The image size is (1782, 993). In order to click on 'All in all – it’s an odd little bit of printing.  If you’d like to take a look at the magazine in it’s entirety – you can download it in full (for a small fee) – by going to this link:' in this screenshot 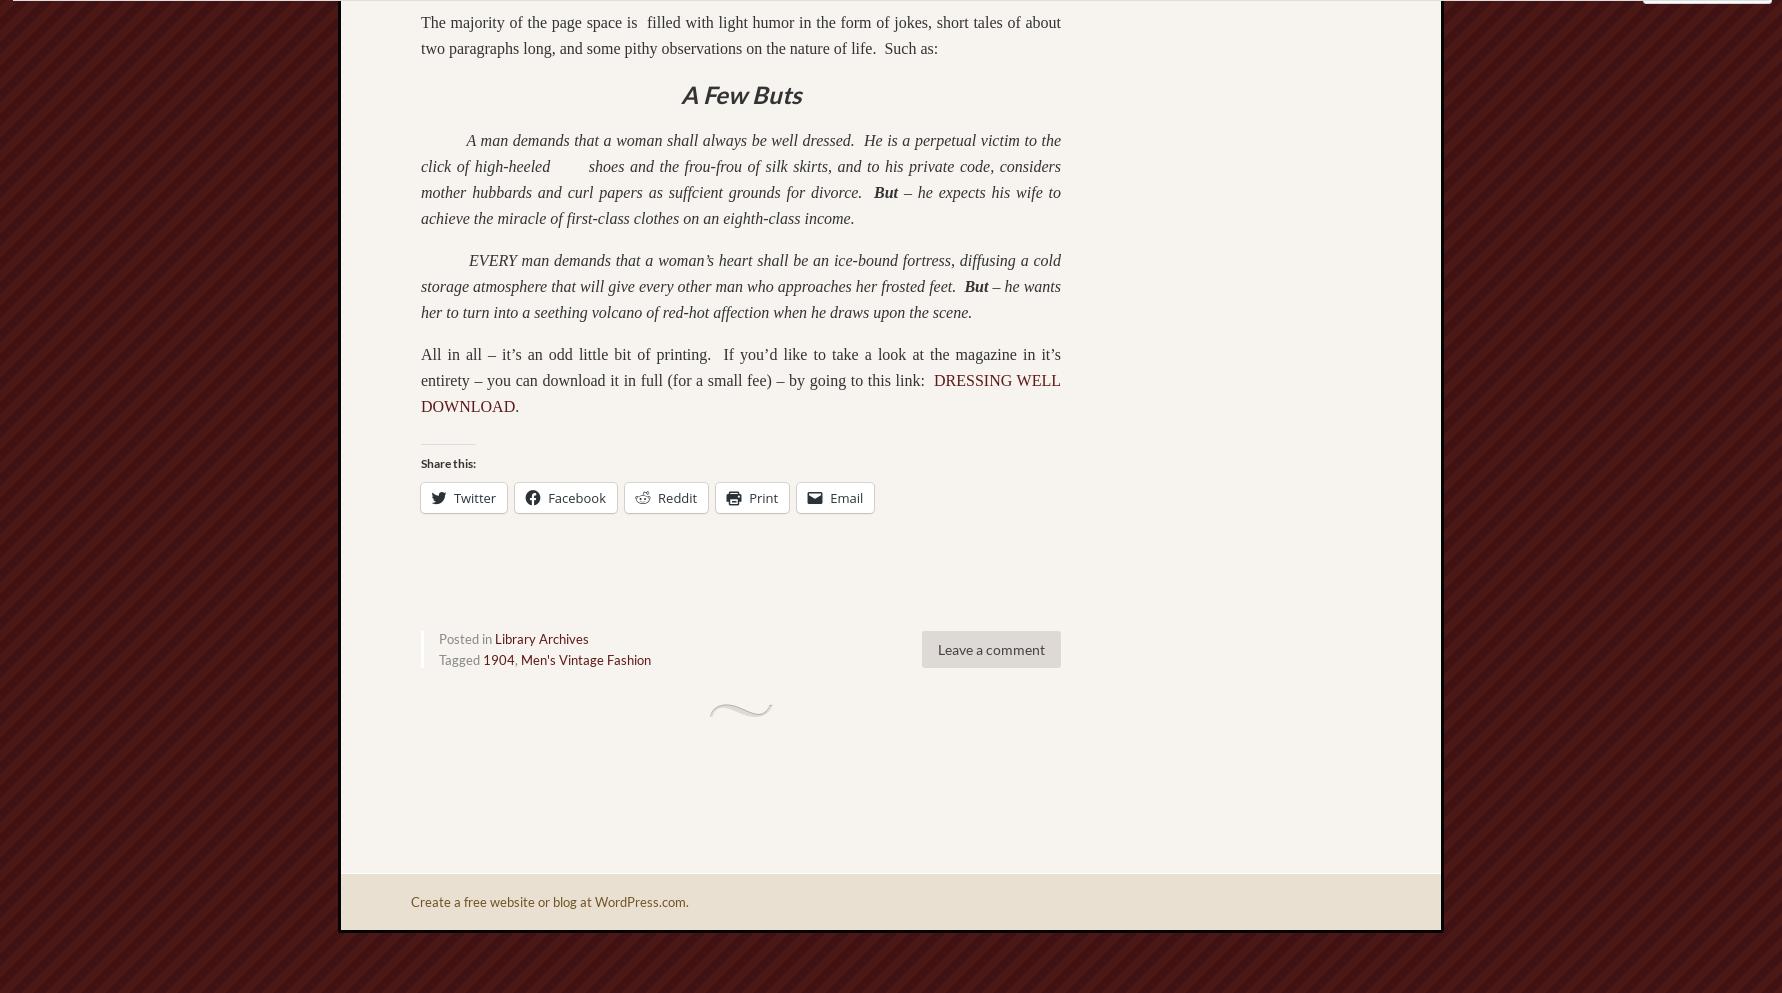, I will do `click(421, 366)`.